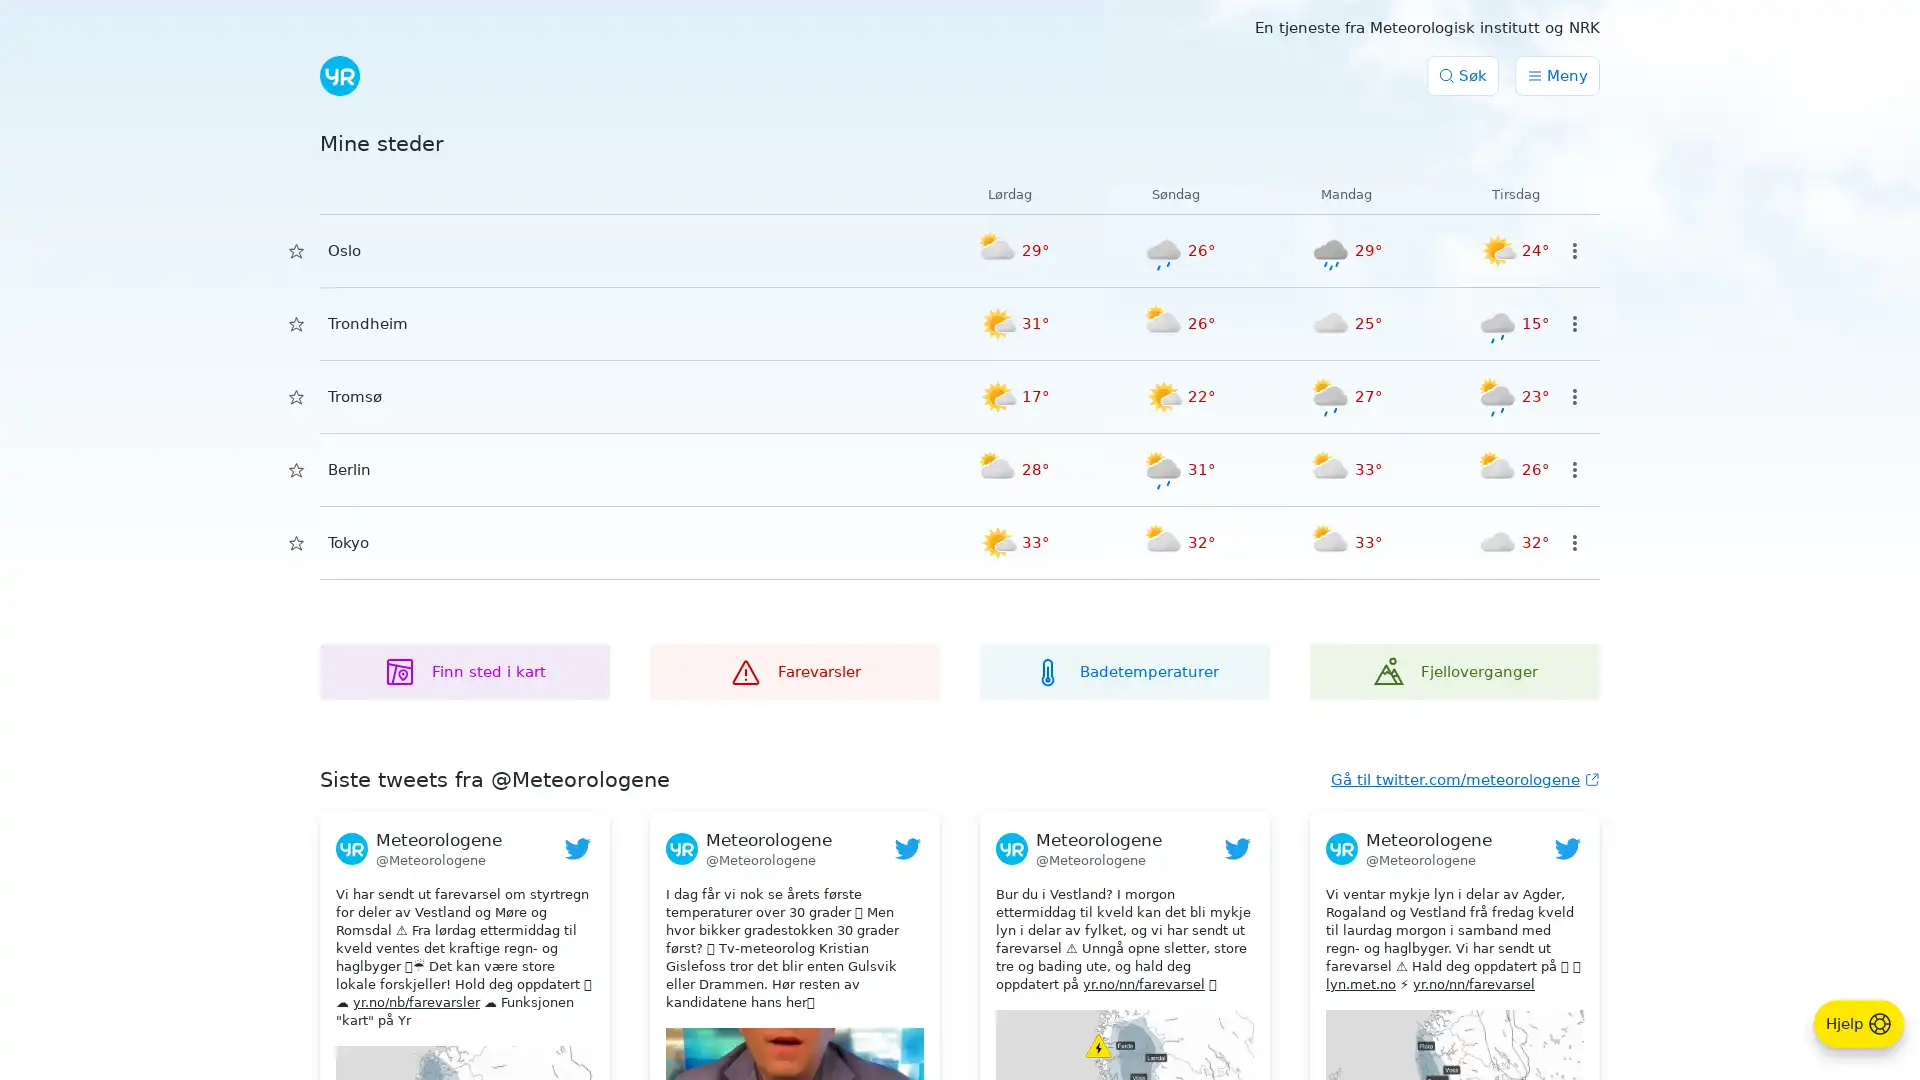  What do you see at coordinates (1573, 323) in the screenshot?
I see `Valg for sted` at bounding box center [1573, 323].